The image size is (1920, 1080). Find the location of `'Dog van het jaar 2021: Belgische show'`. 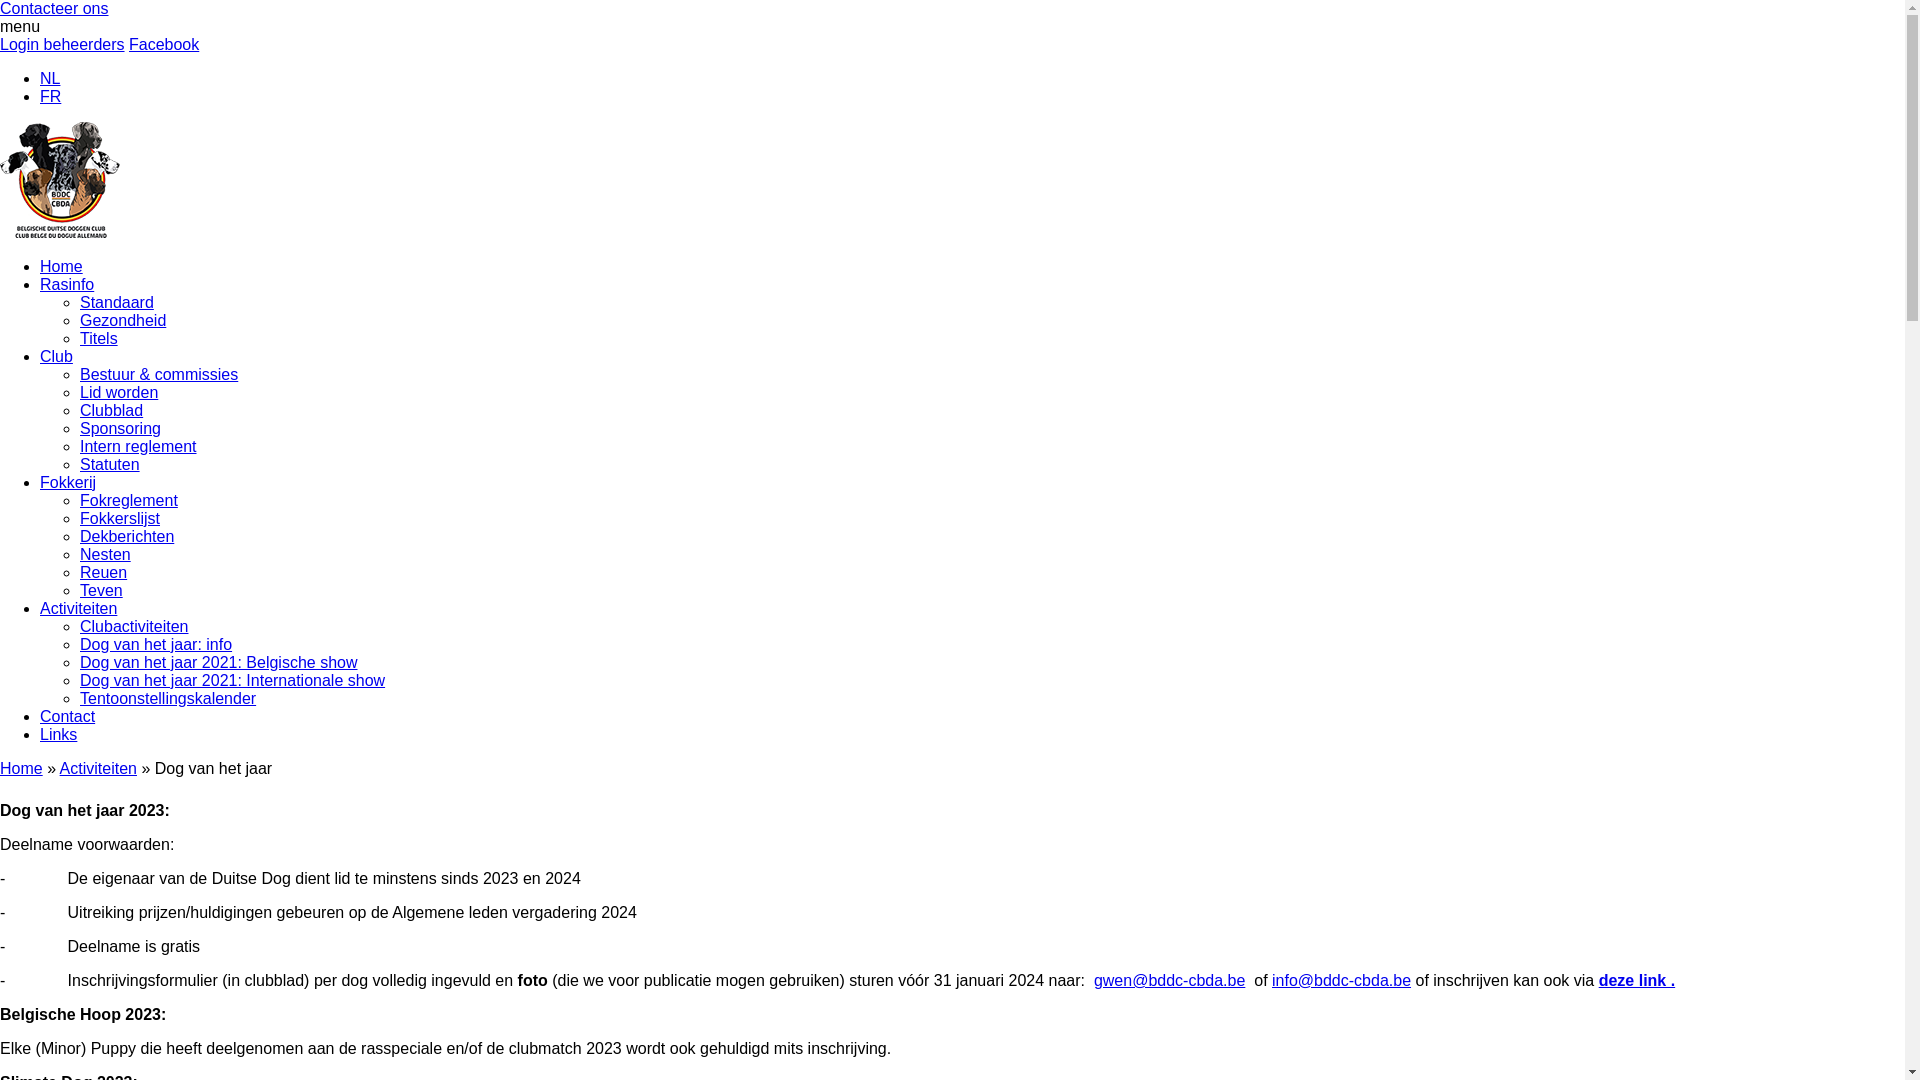

'Dog van het jaar 2021: Belgische show' is located at coordinates (219, 662).